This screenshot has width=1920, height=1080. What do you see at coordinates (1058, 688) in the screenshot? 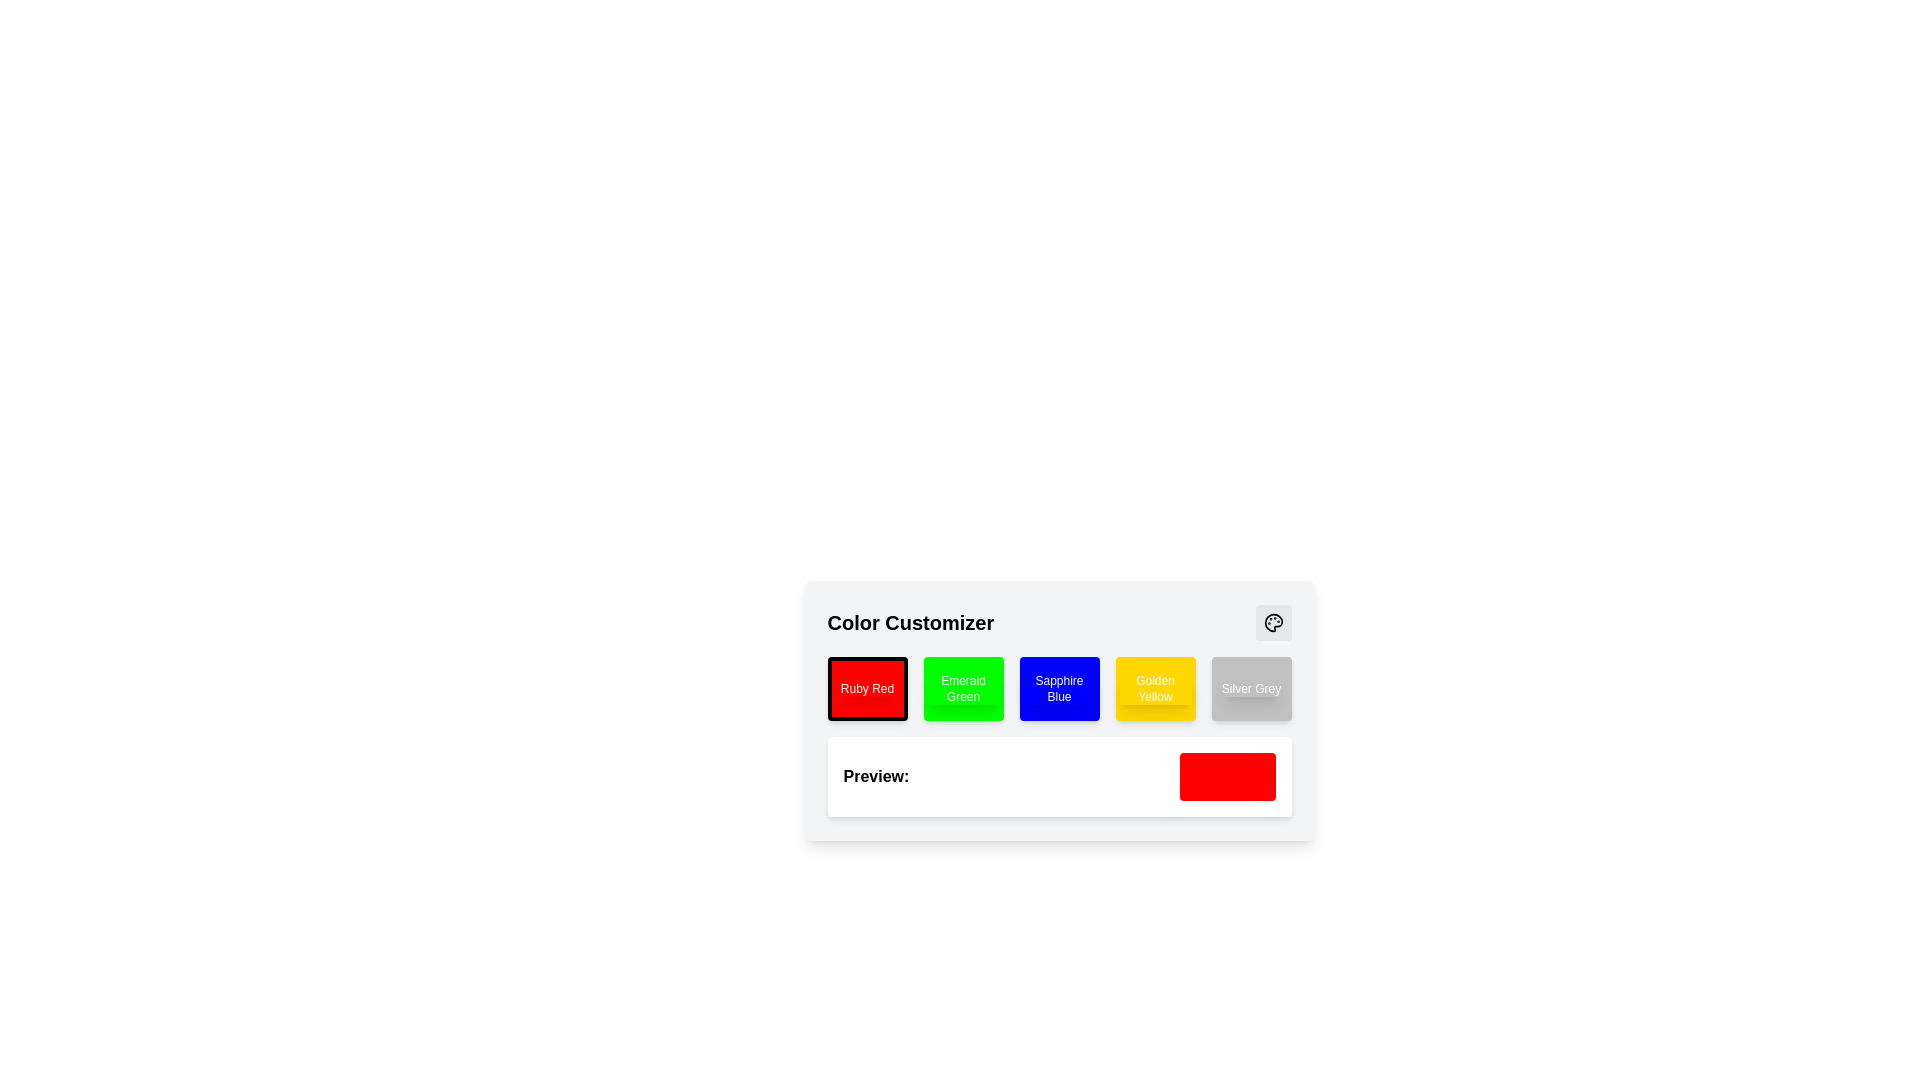
I see `the 'Sapphire Blue' selection button, which is the third button in a grid layout of five colored buttons, positioned between the 'Emerald Green' and 'Golden Yellow' buttons` at bounding box center [1058, 688].